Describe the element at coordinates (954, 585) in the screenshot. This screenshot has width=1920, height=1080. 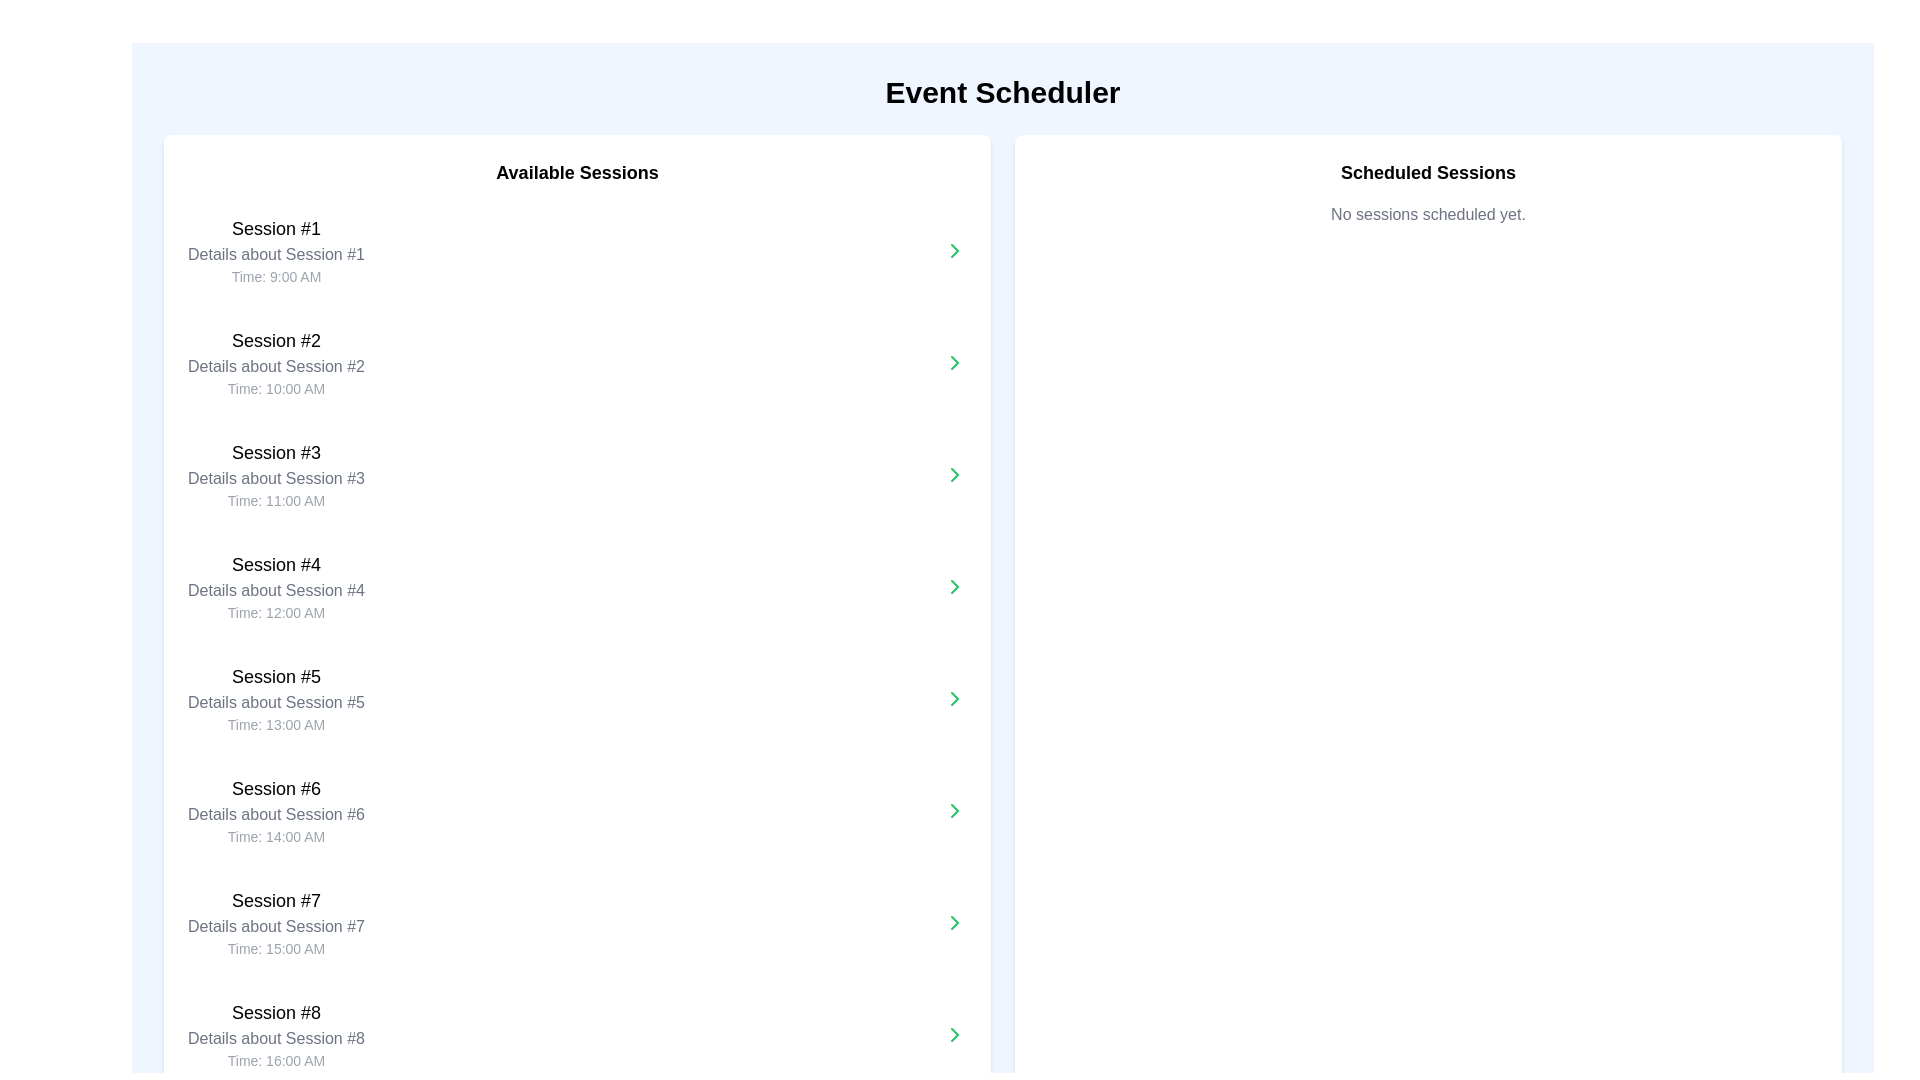
I see `the right-facing green arrow icon button located to the far right of the fourth session's information block in the 'Available Sessions' list` at that location.